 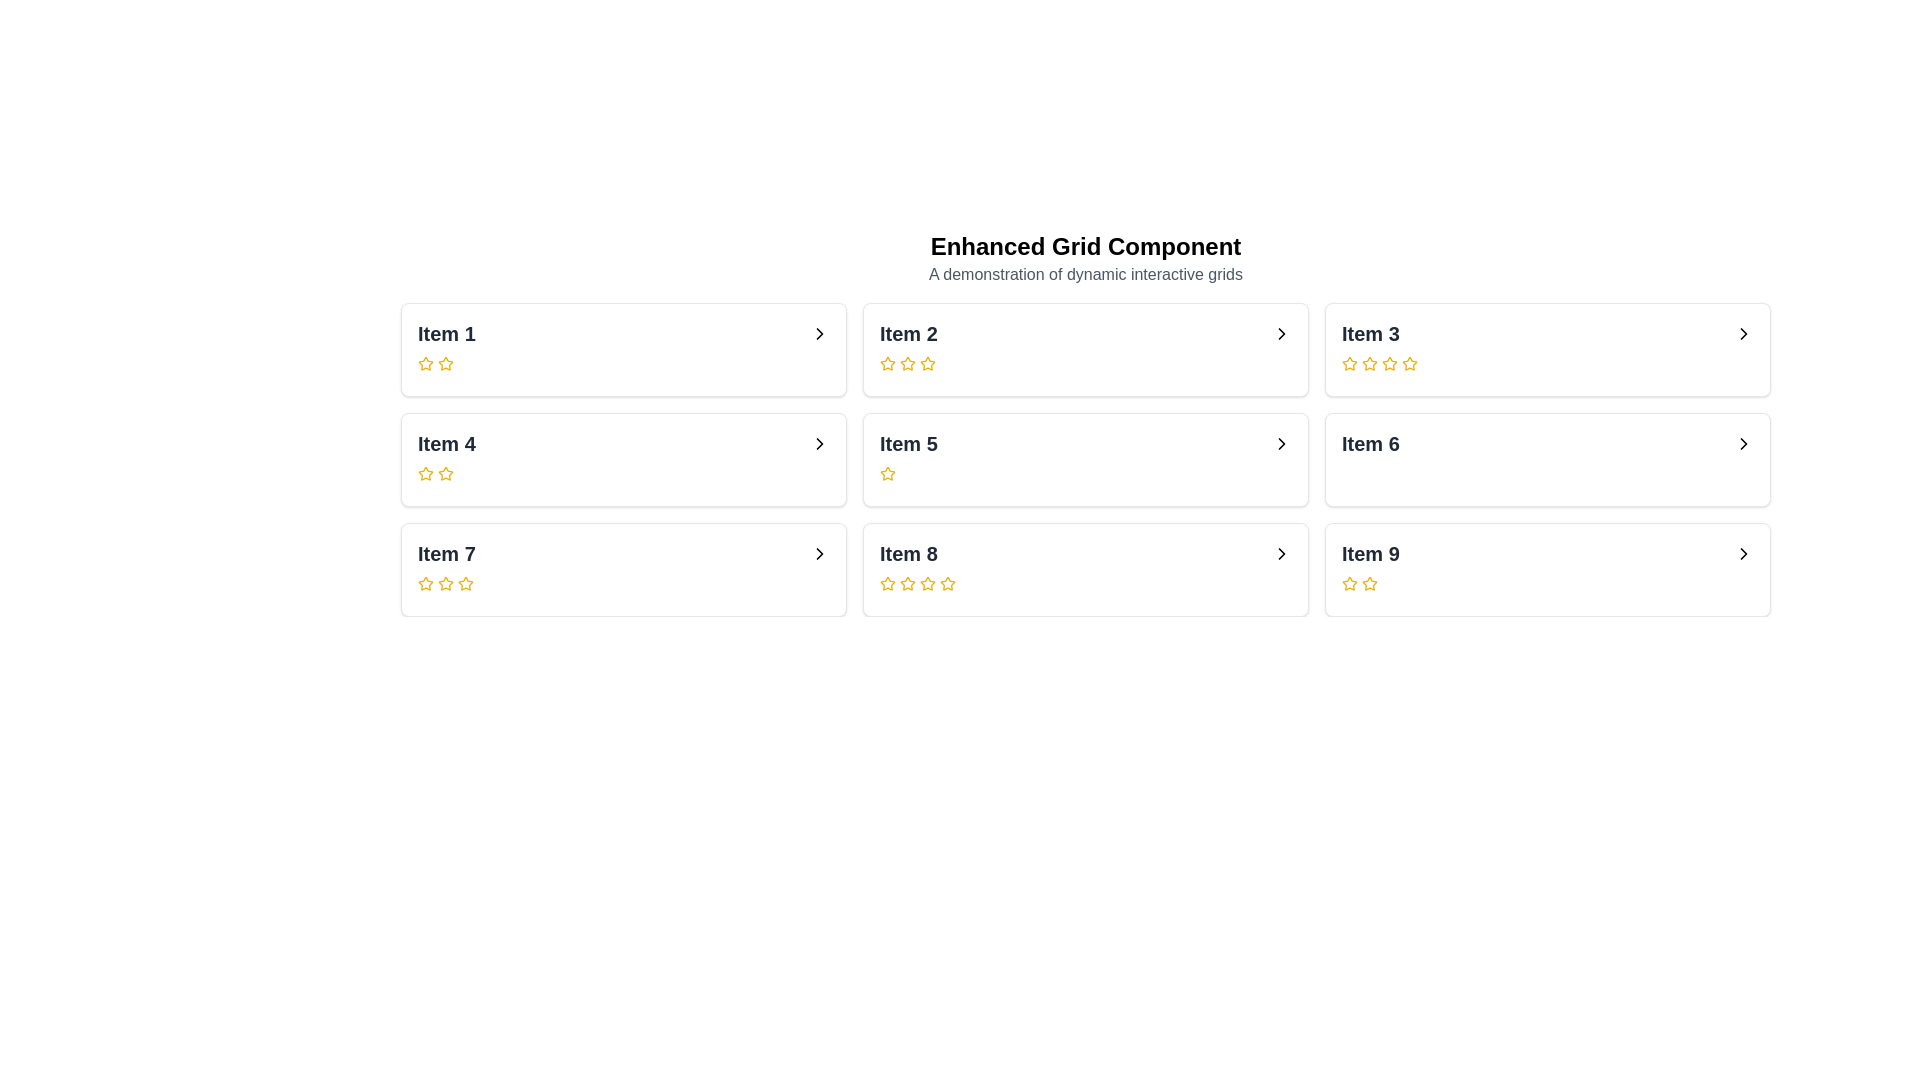 What do you see at coordinates (906, 583) in the screenshot?
I see `the second yellow star-shaped icon in the rating section for 'Item 8' which has a hollow center and is part of a sequence of five stars` at bounding box center [906, 583].